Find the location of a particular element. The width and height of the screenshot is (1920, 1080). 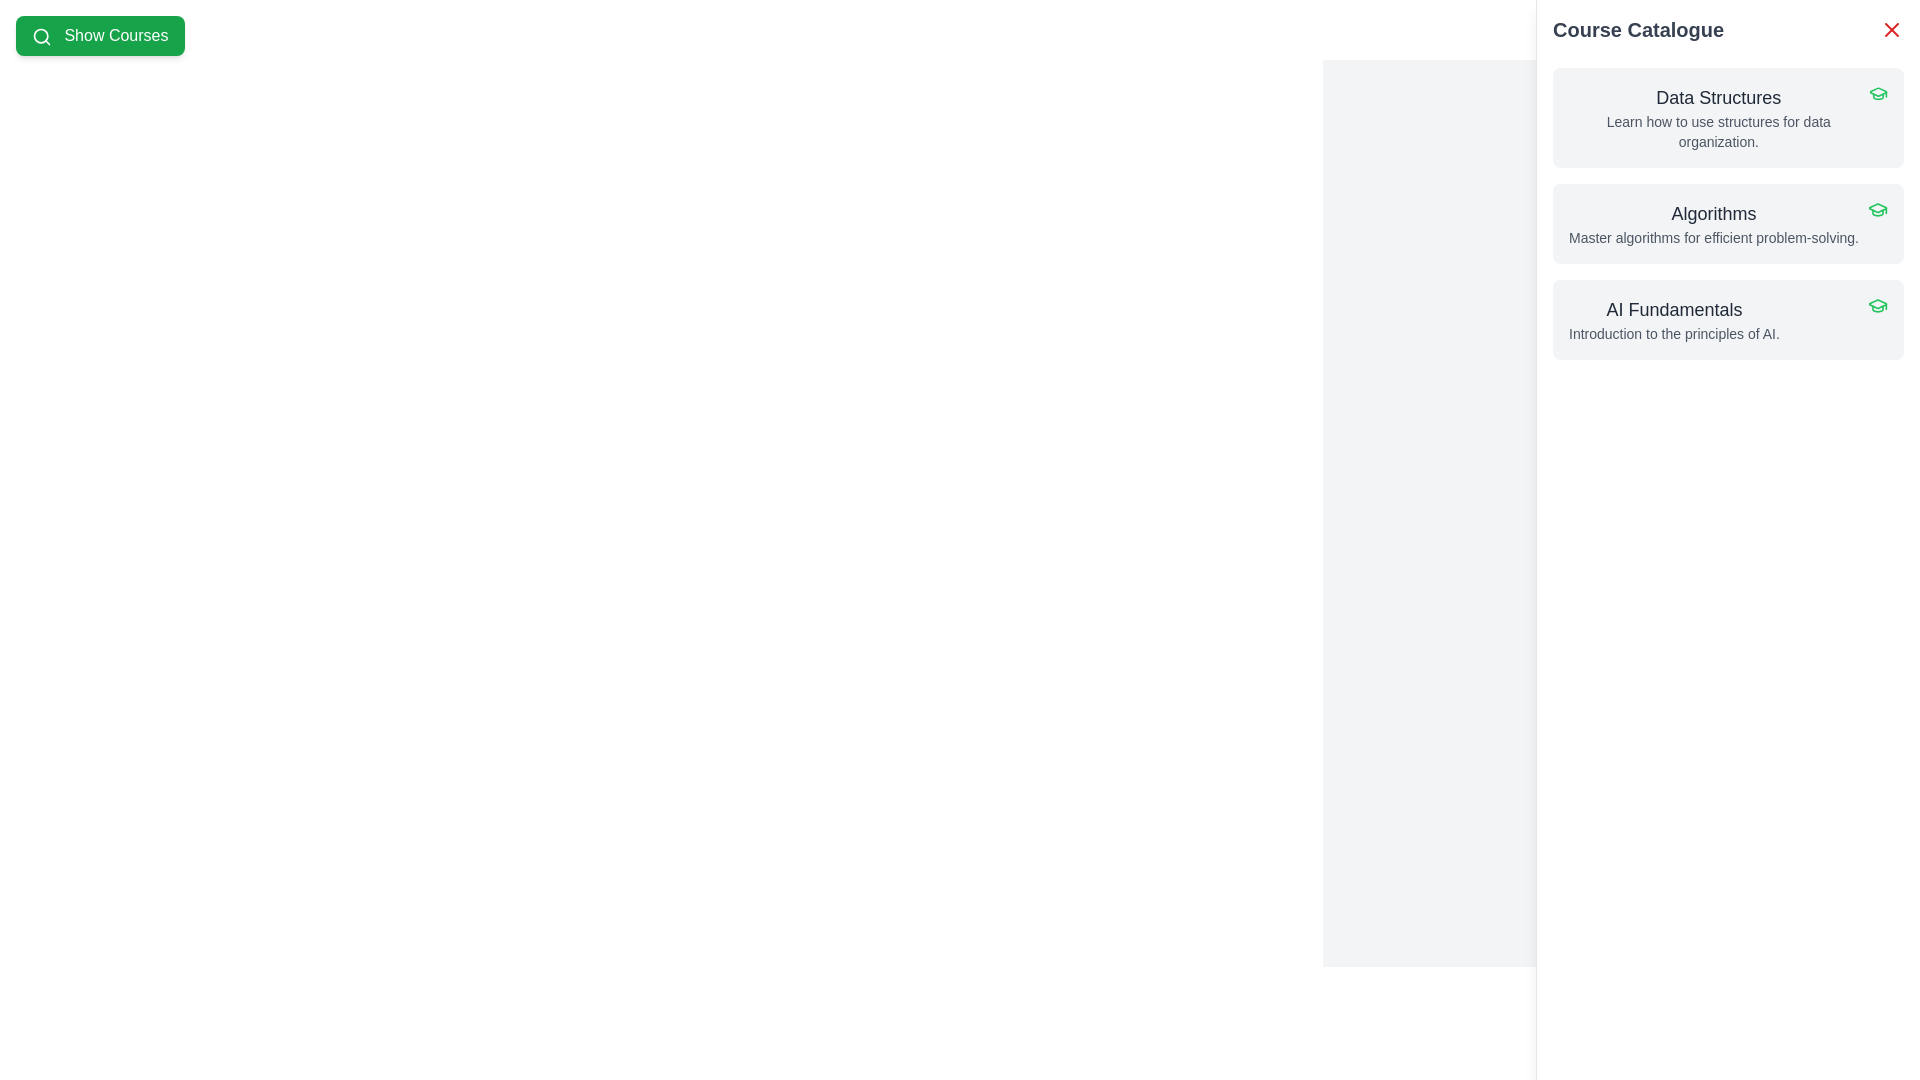

SVG Circle Element that is part of the search icon located at the left edge of the 'Show Courses' button is located at coordinates (41, 35).